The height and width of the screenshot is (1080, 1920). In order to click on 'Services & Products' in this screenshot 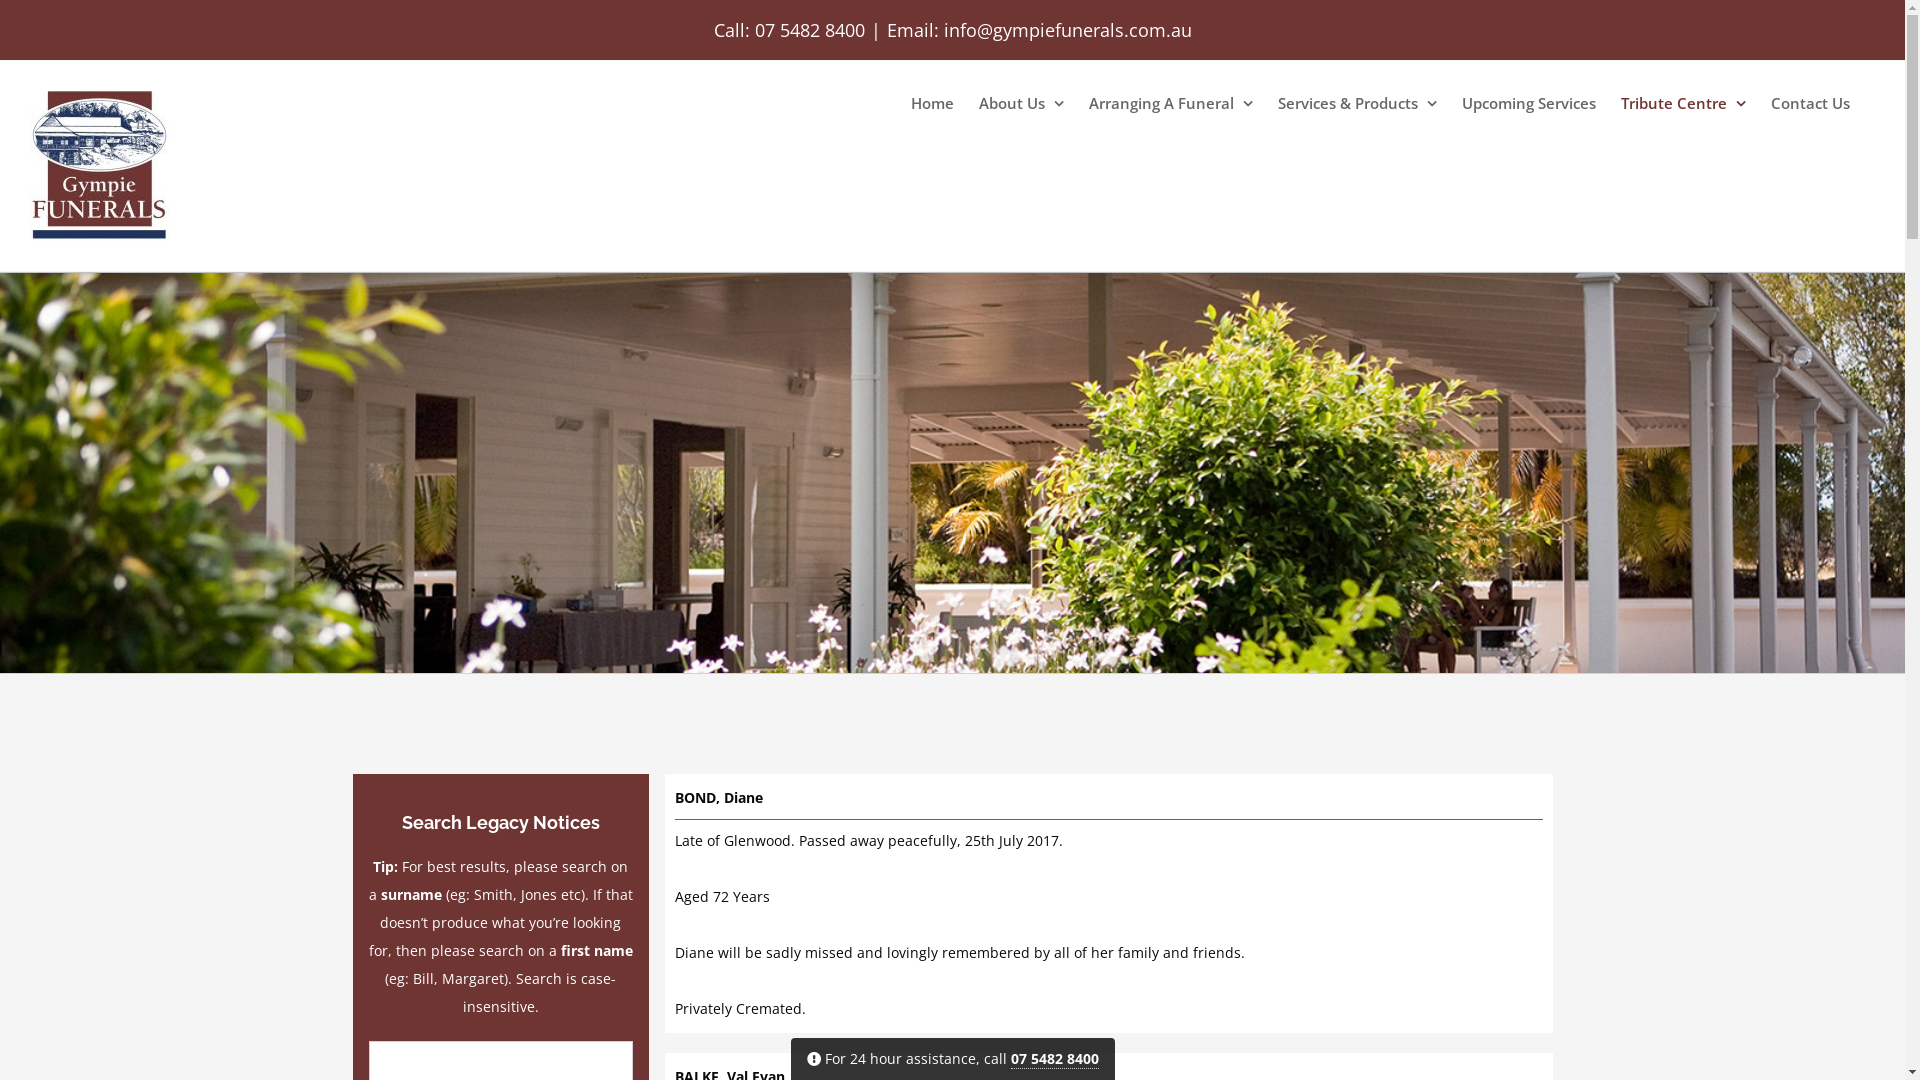, I will do `click(1357, 103)`.